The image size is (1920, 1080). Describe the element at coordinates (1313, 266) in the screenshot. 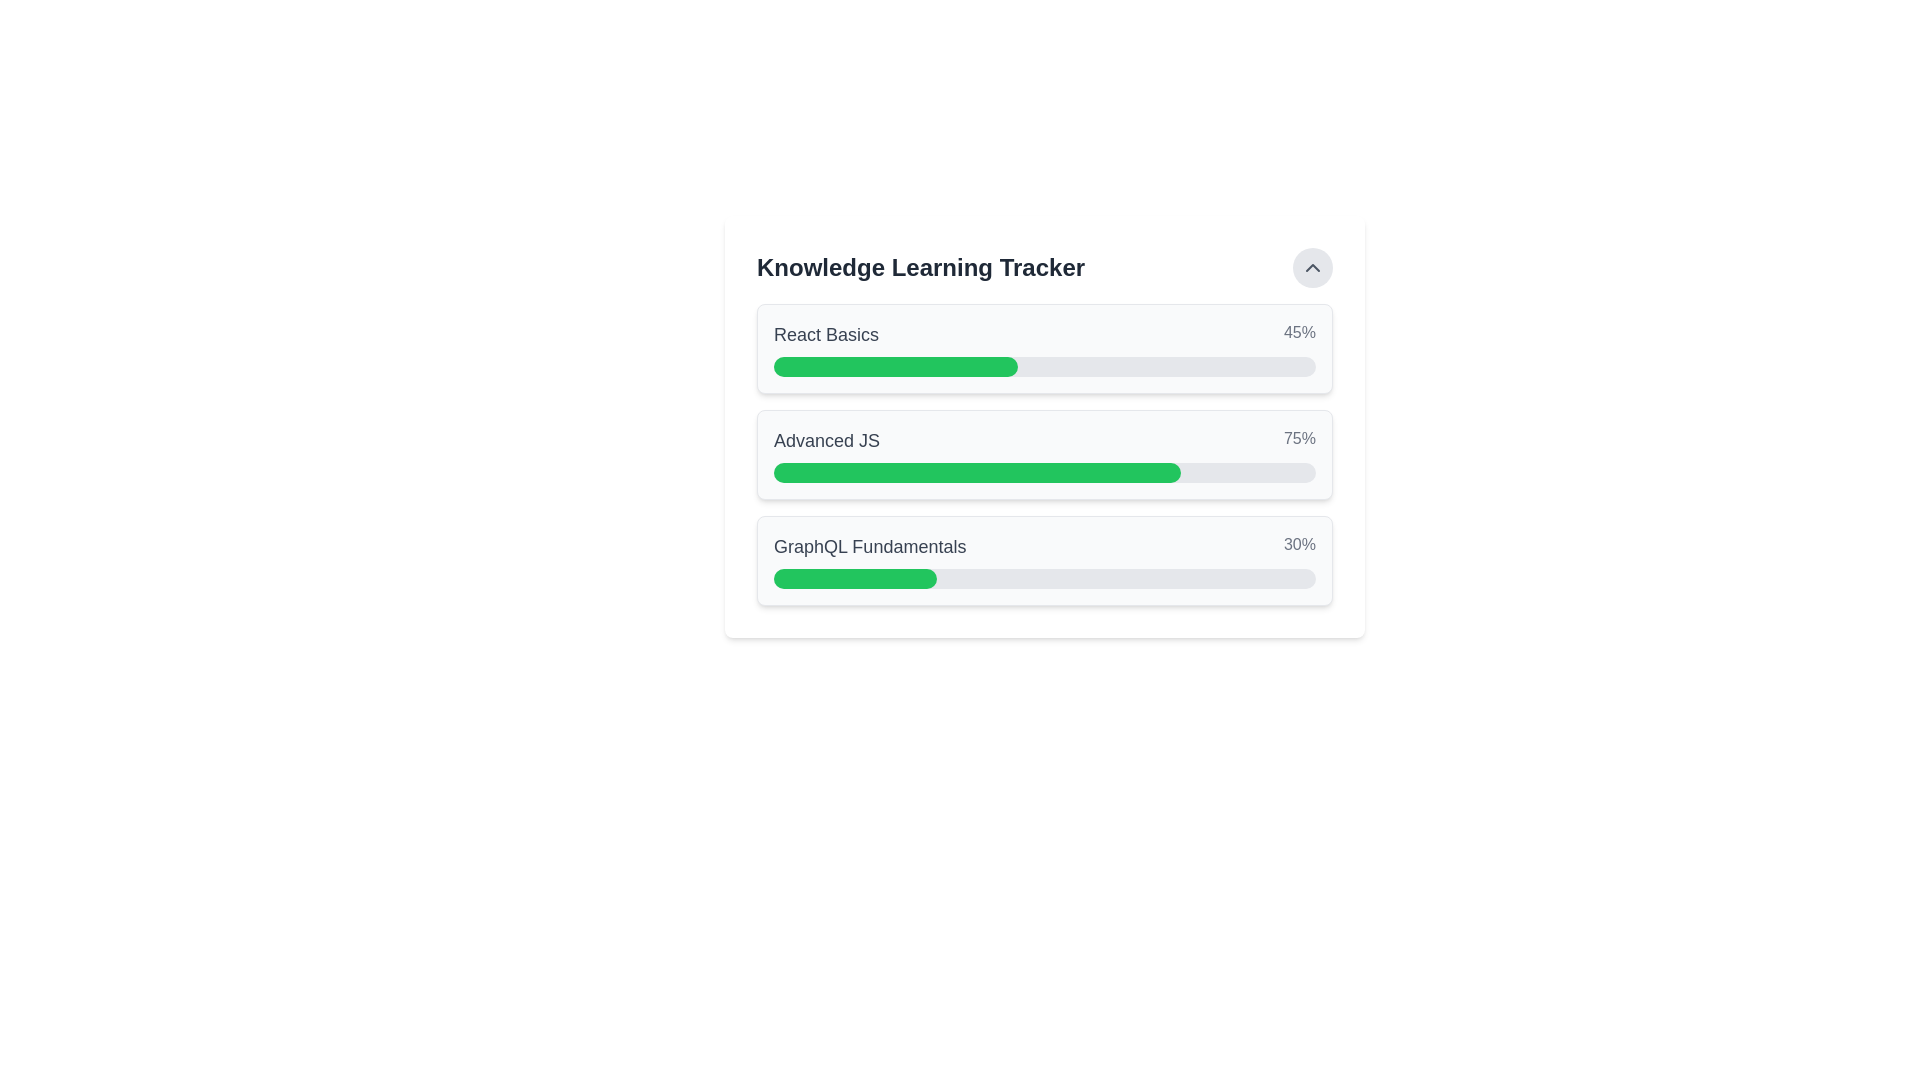

I see `the Chevron Up icon, which is centrally located near the top-right corner of the interface, adjacent to the 'Knowledge Learning Tracker' title` at that location.